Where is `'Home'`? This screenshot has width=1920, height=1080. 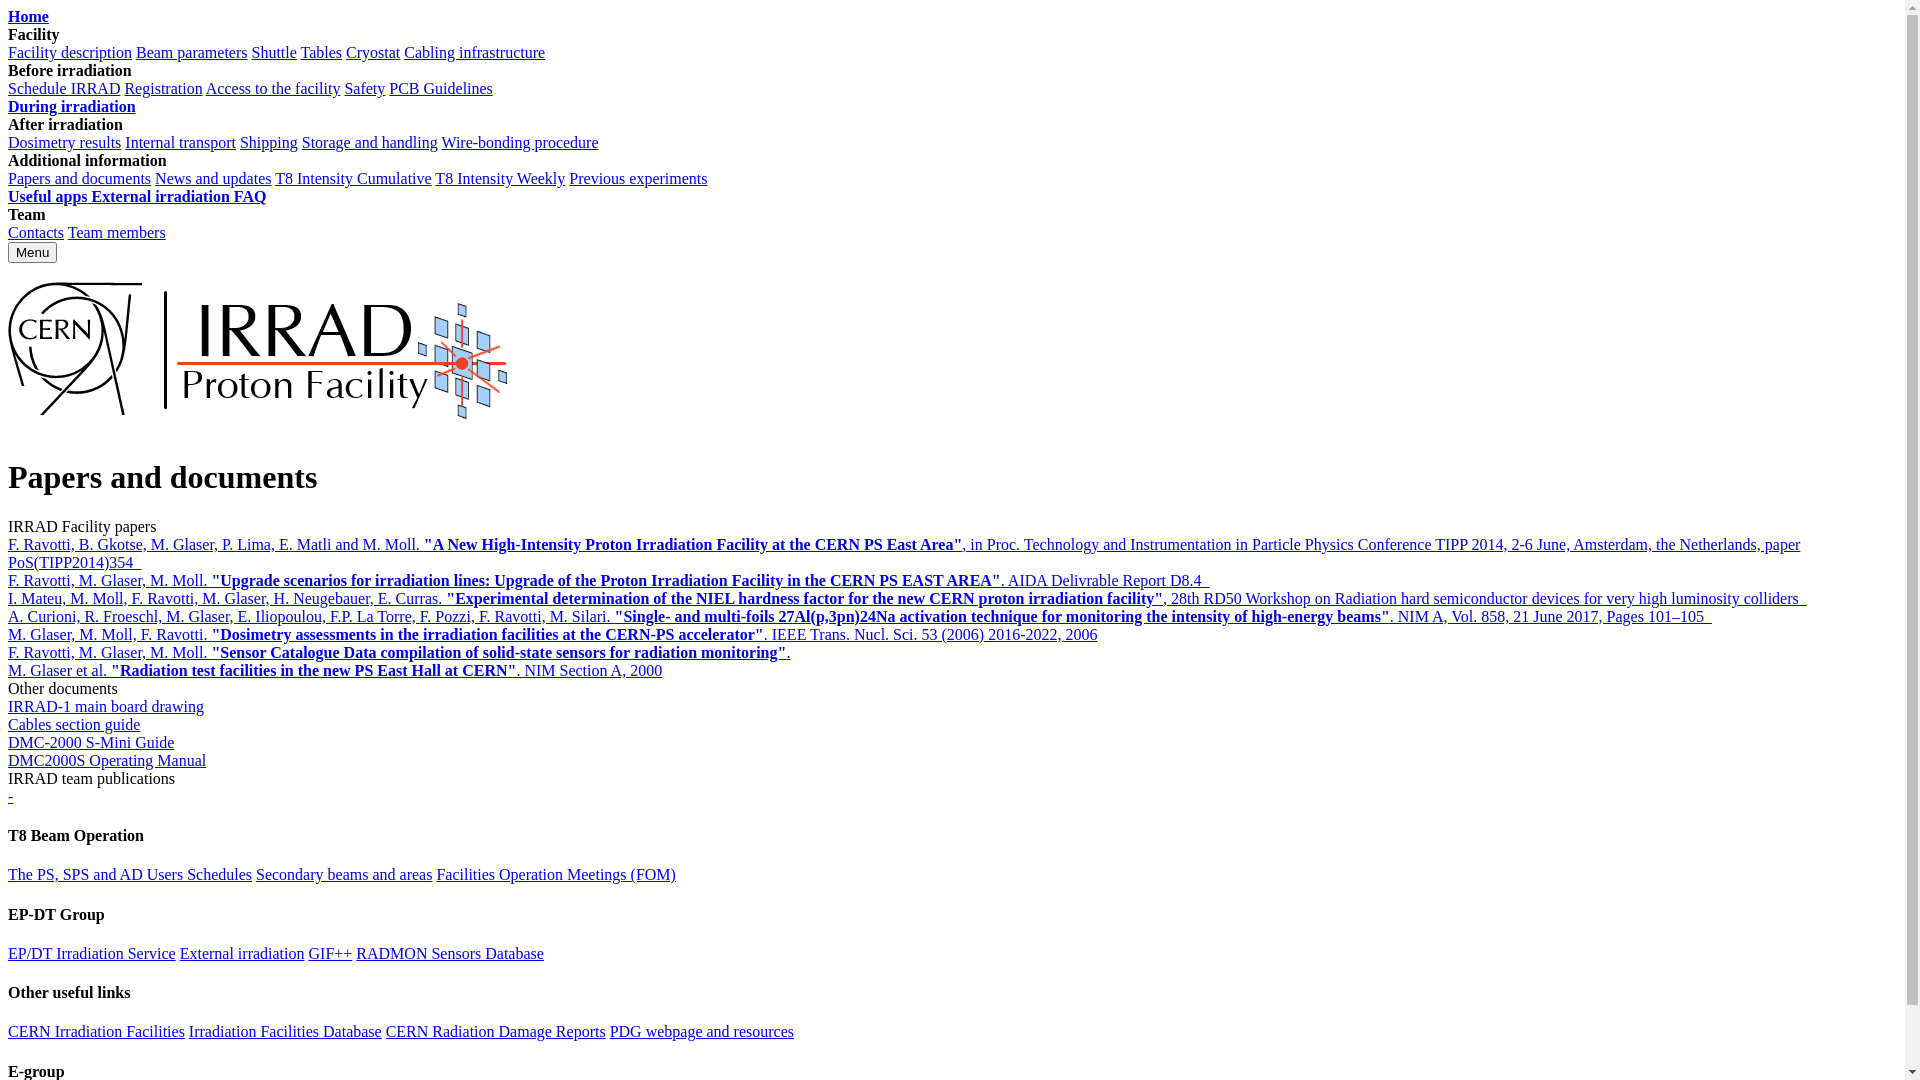
'Home' is located at coordinates (28, 16).